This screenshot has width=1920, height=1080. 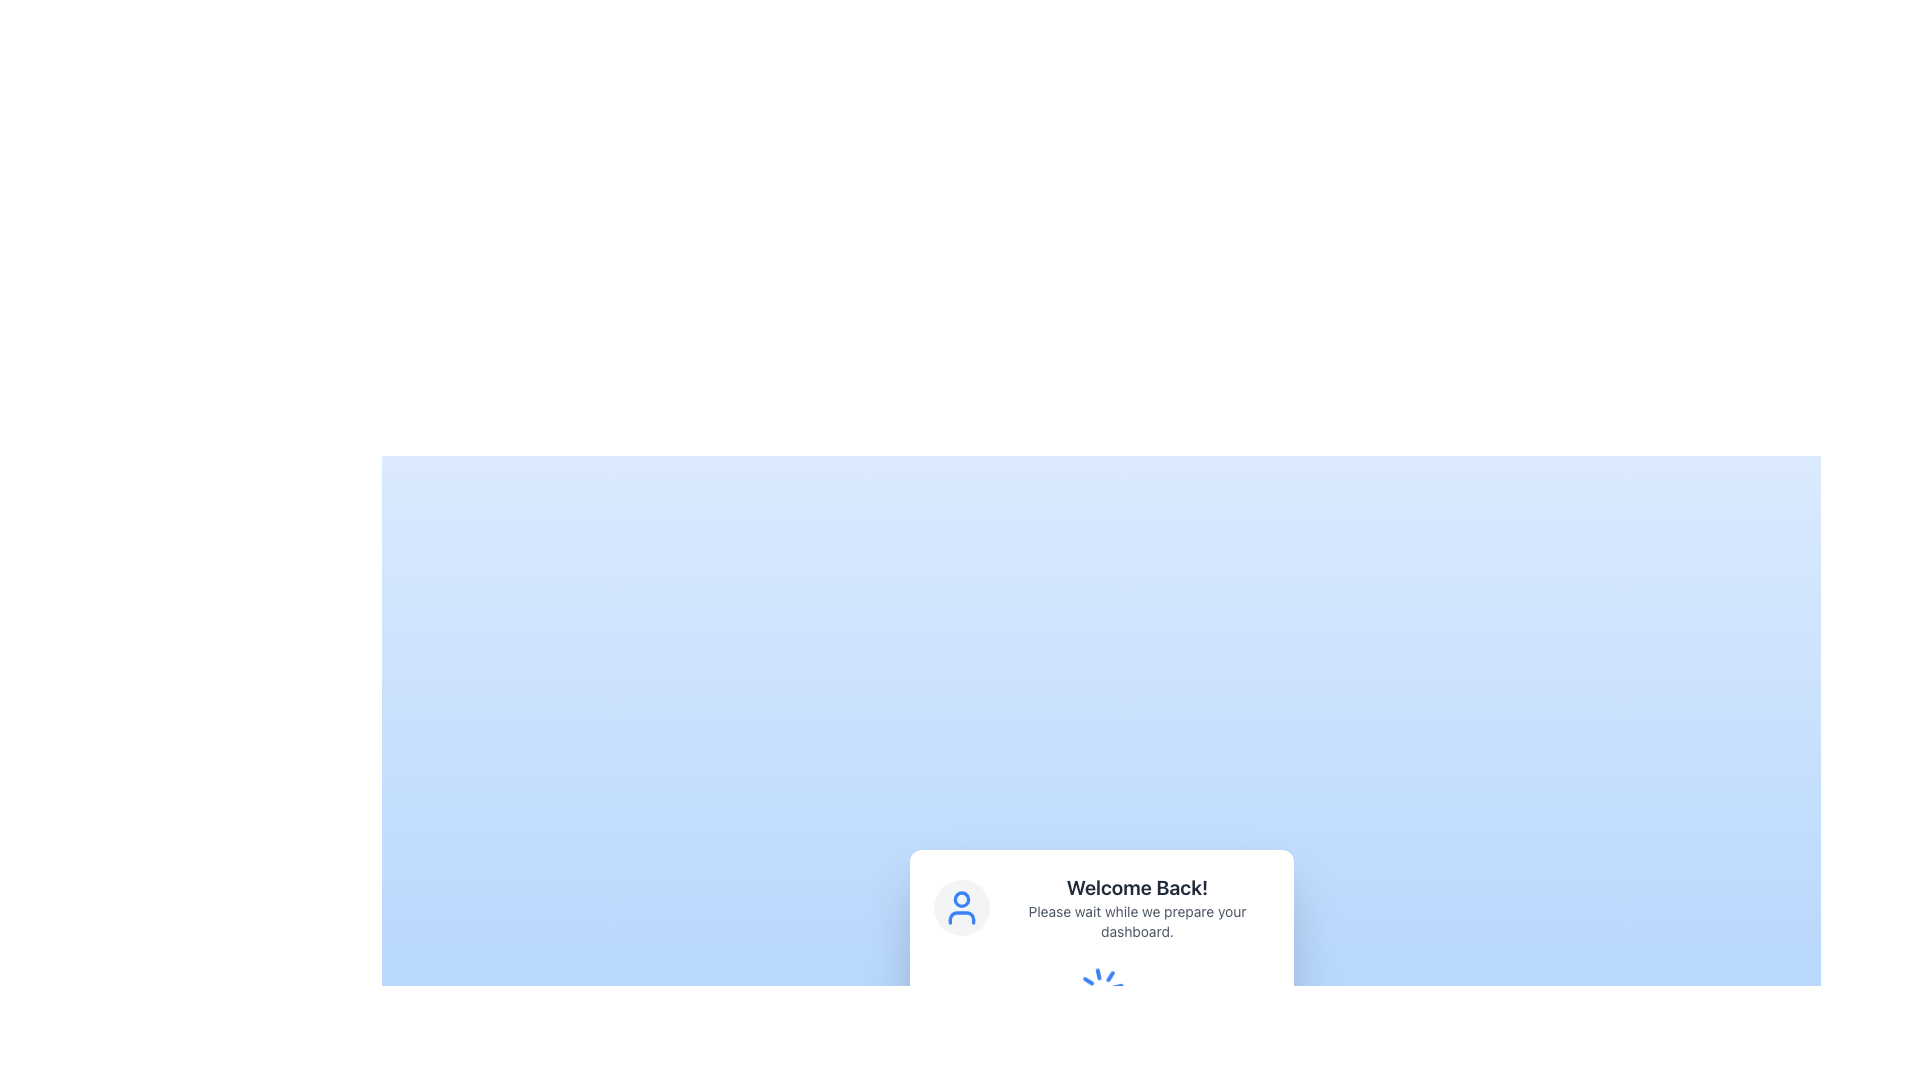 I want to click on bold message 'Welcome Back!' displayed at the top of the message card located near the bottom center of the page, so click(x=1137, y=886).